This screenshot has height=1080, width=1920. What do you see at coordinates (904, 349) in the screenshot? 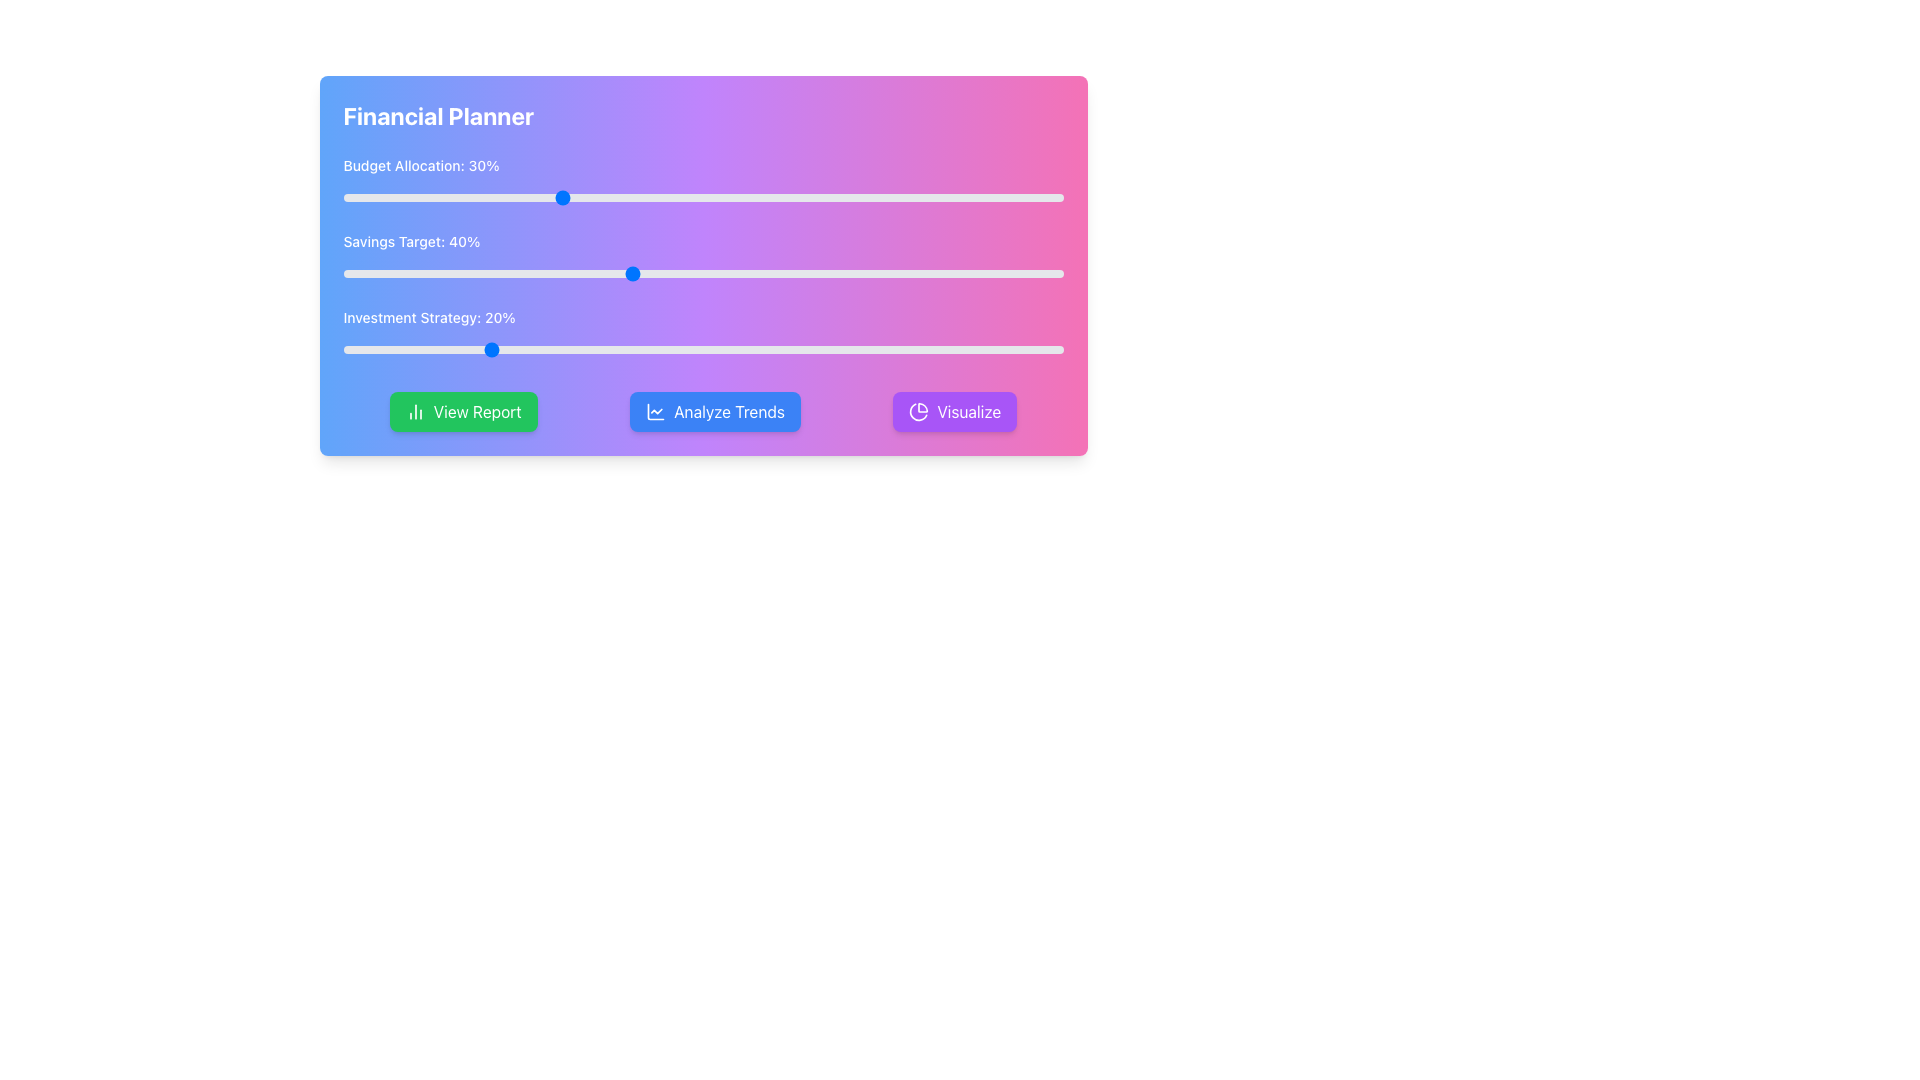
I see `investment strategy` at bounding box center [904, 349].